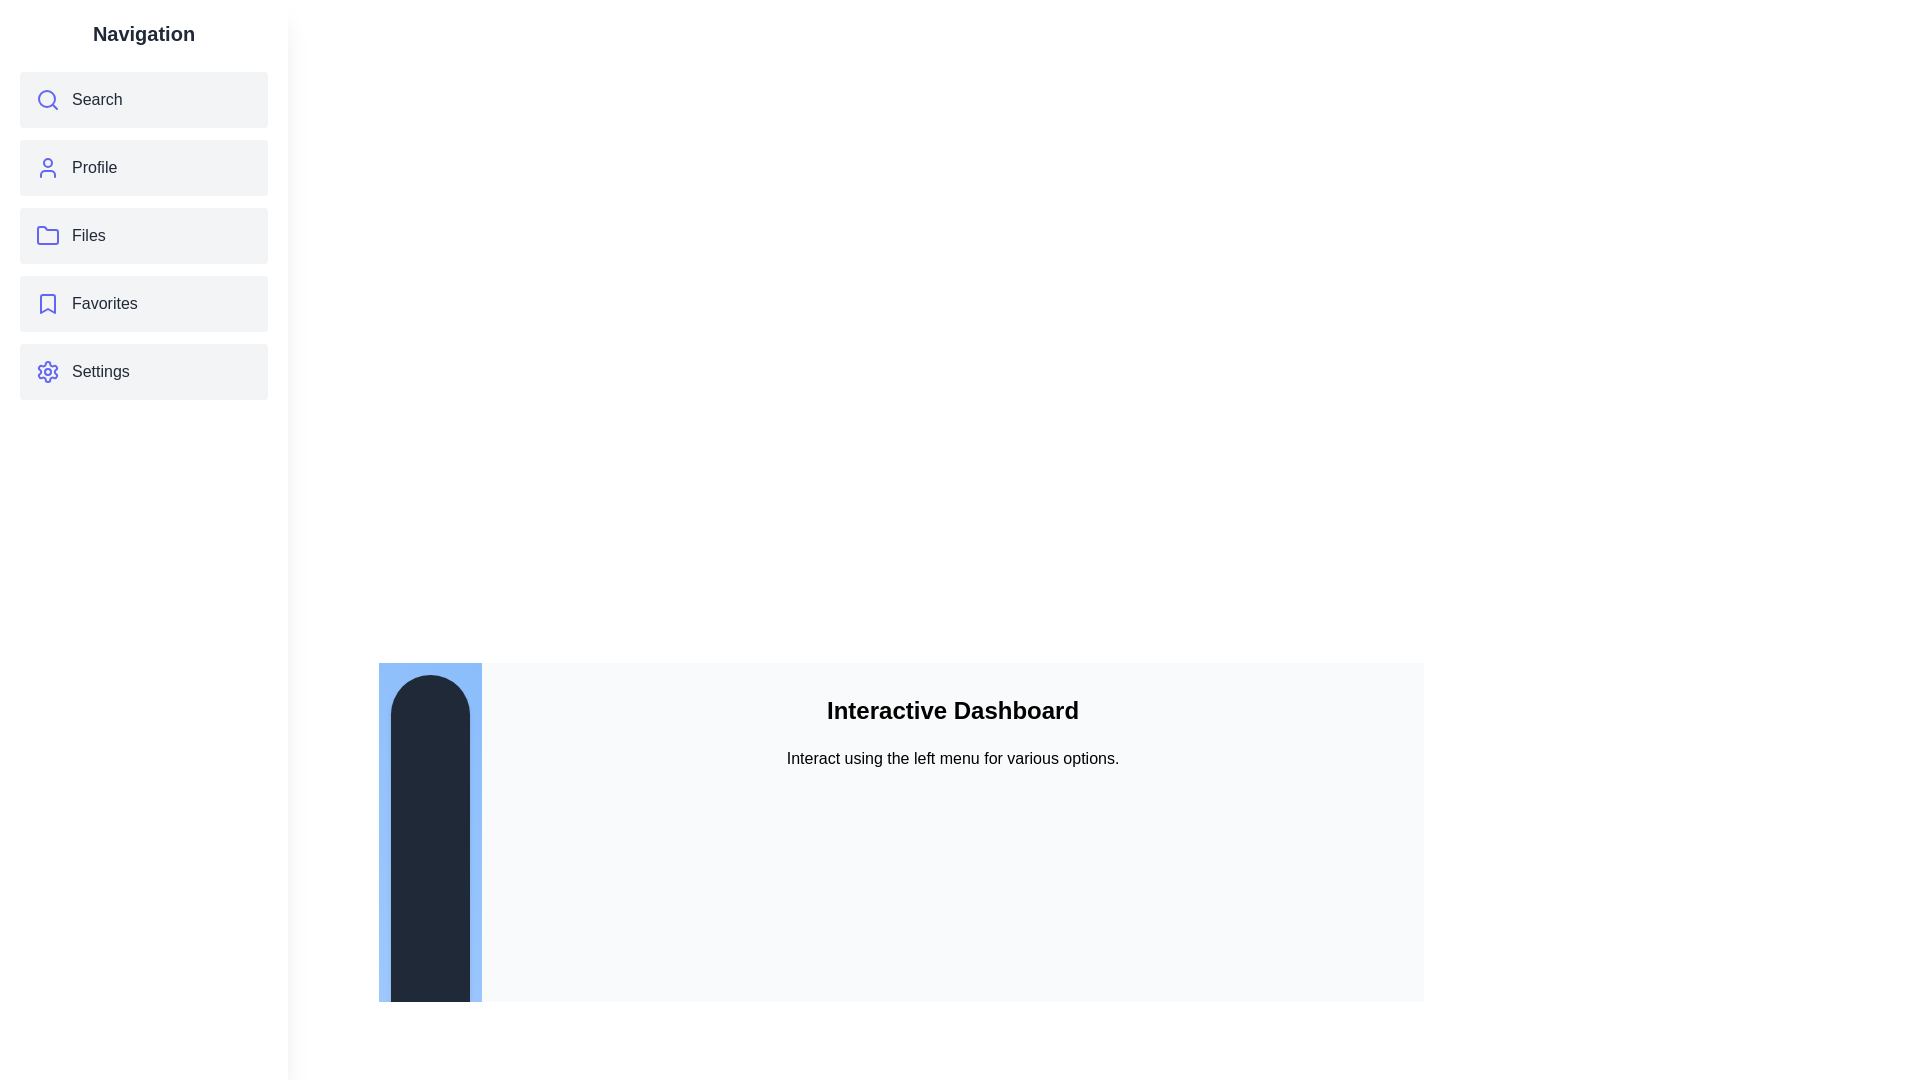 The height and width of the screenshot is (1080, 1920). What do you see at coordinates (143, 304) in the screenshot?
I see `the menu item corresponding to Favorites to navigate` at bounding box center [143, 304].